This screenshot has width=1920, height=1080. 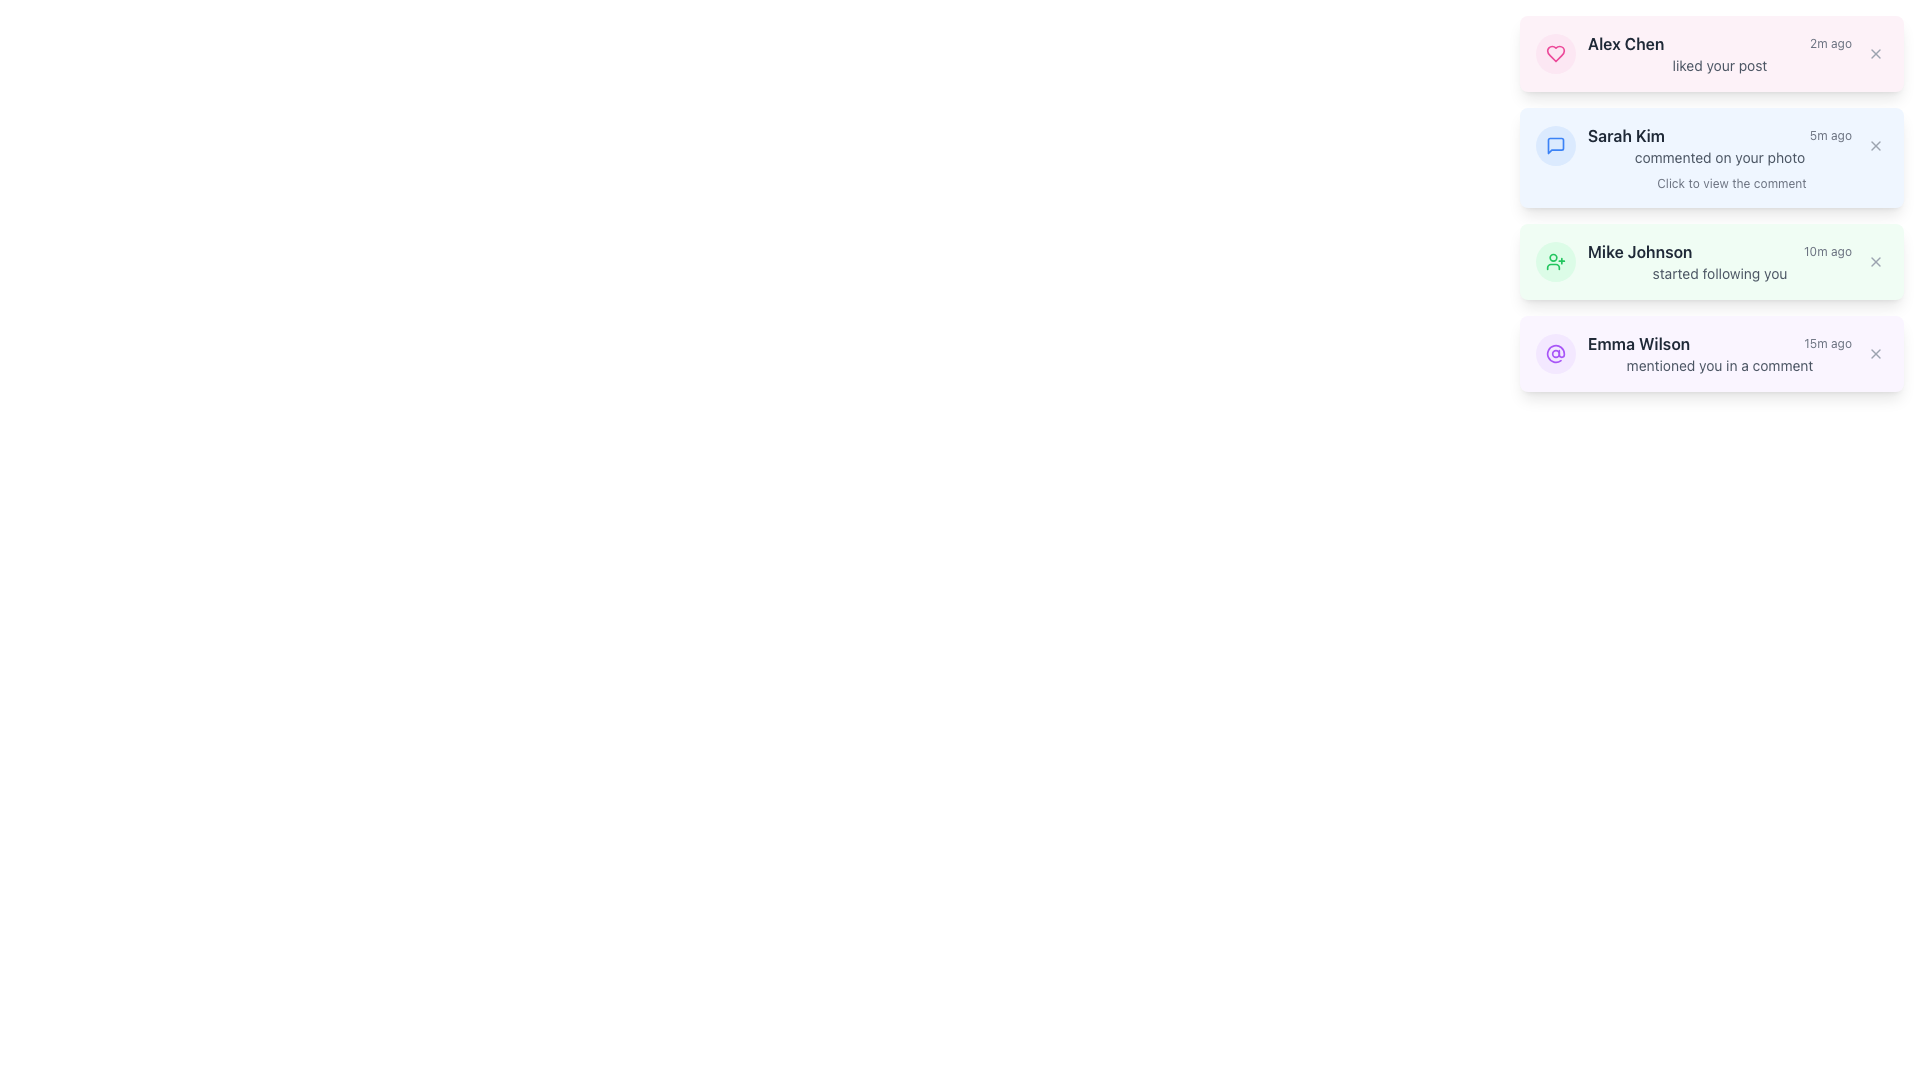 What do you see at coordinates (1718, 64) in the screenshot?
I see `text label that says 'liked your post', which is styled in gray and located within a notification card below the username 'Alex Chen'` at bounding box center [1718, 64].